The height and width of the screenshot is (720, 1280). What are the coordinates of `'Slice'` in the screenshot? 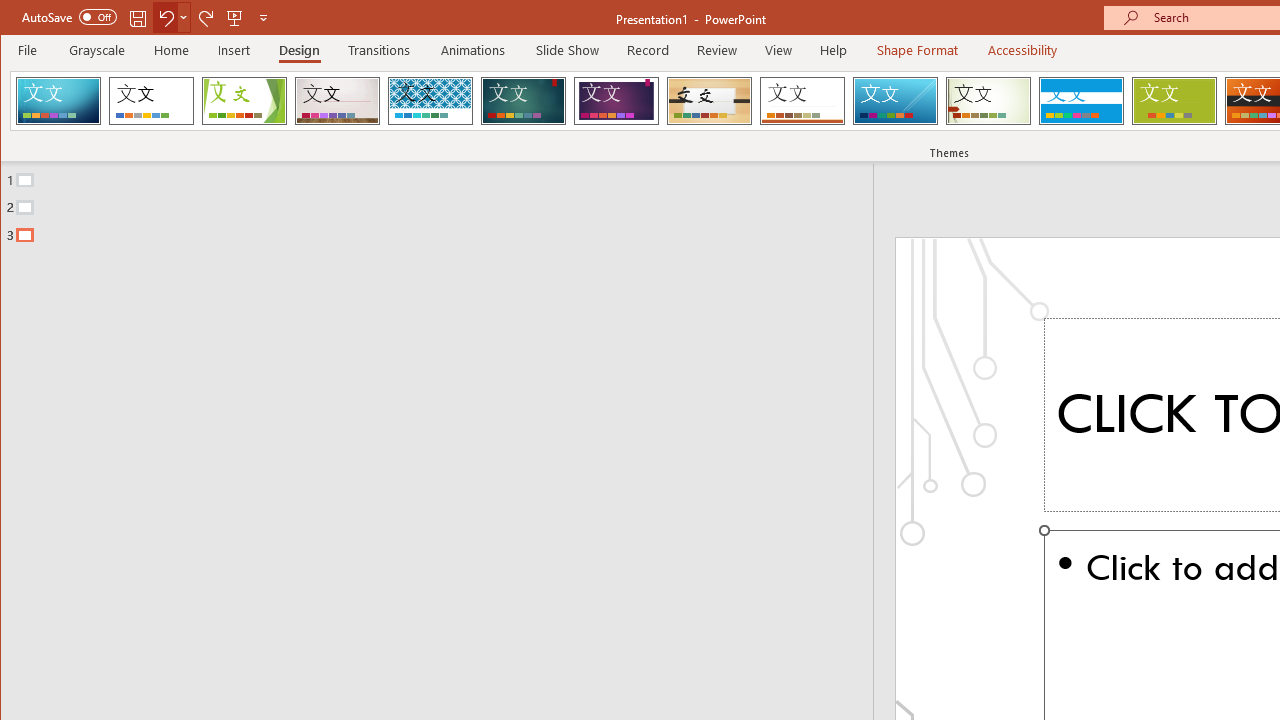 It's located at (894, 100).